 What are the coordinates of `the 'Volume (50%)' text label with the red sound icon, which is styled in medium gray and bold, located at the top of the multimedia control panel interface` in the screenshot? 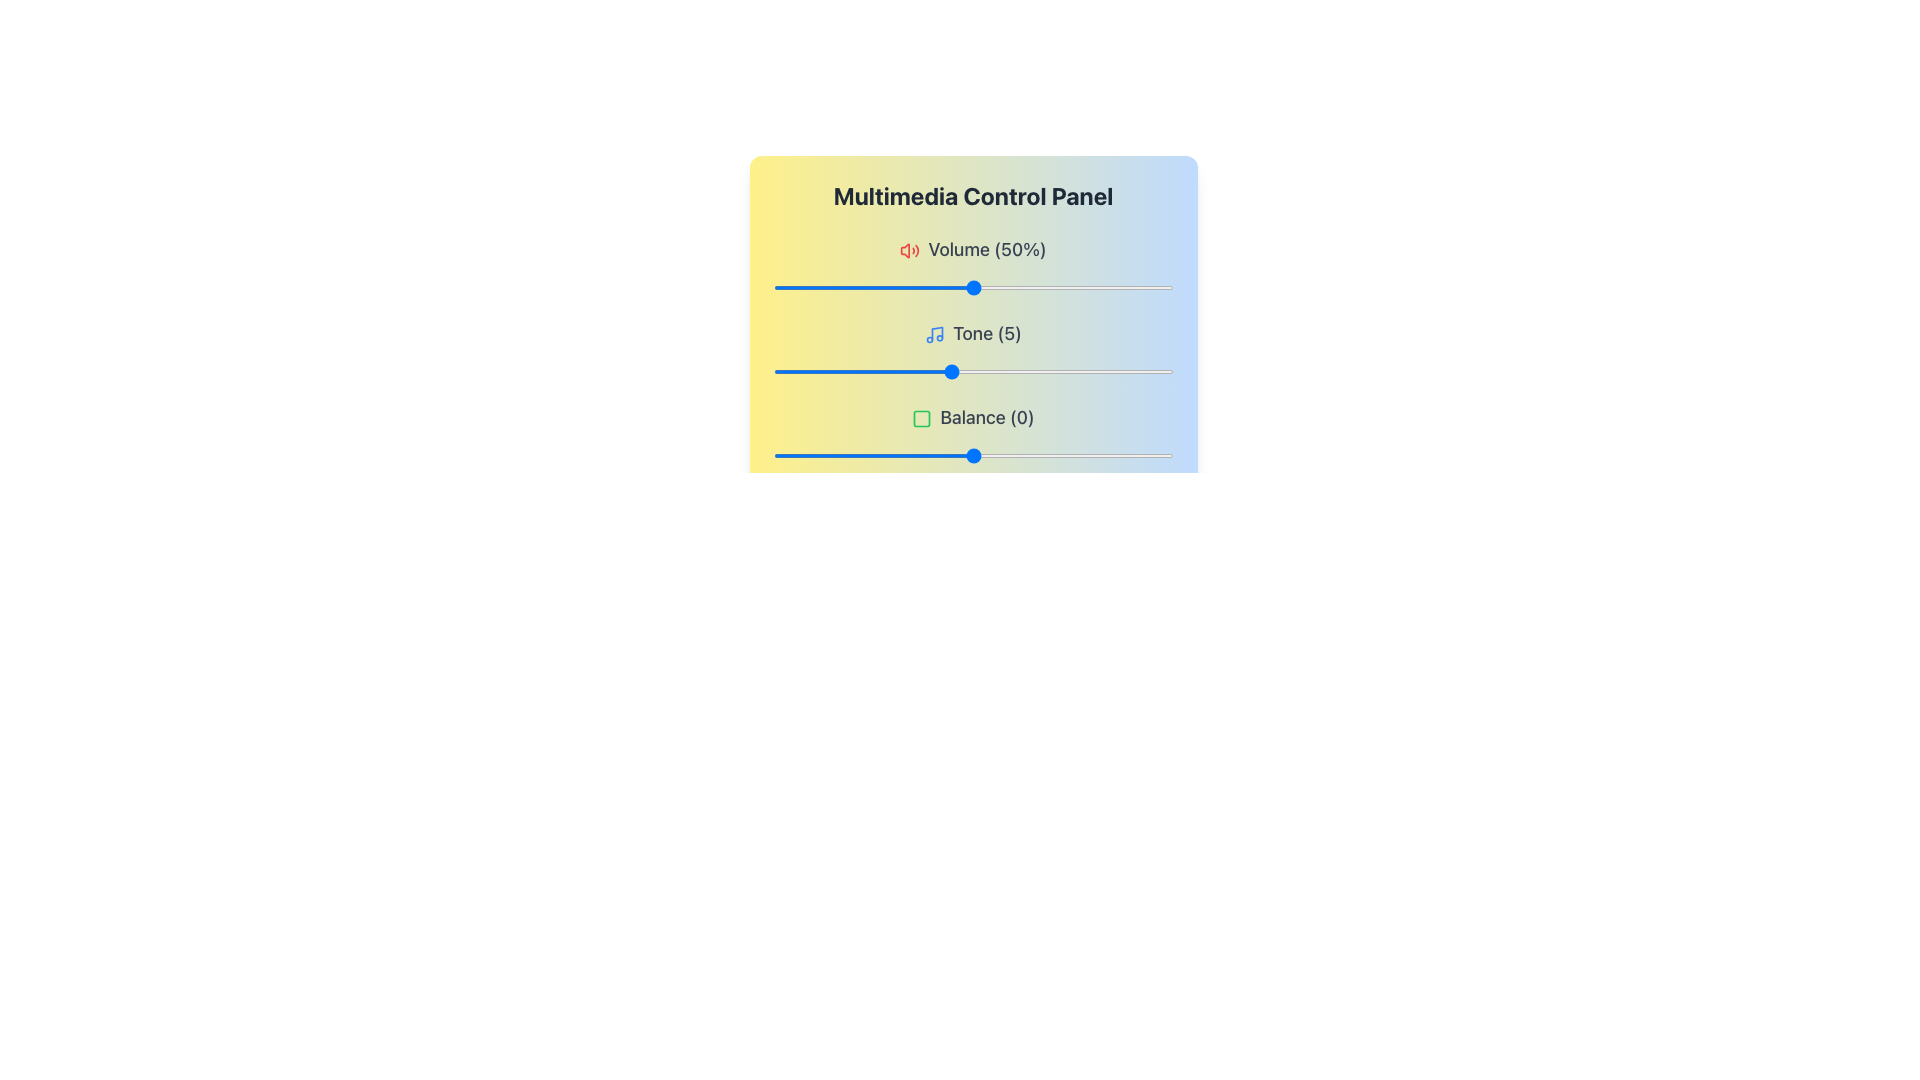 It's located at (973, 249).